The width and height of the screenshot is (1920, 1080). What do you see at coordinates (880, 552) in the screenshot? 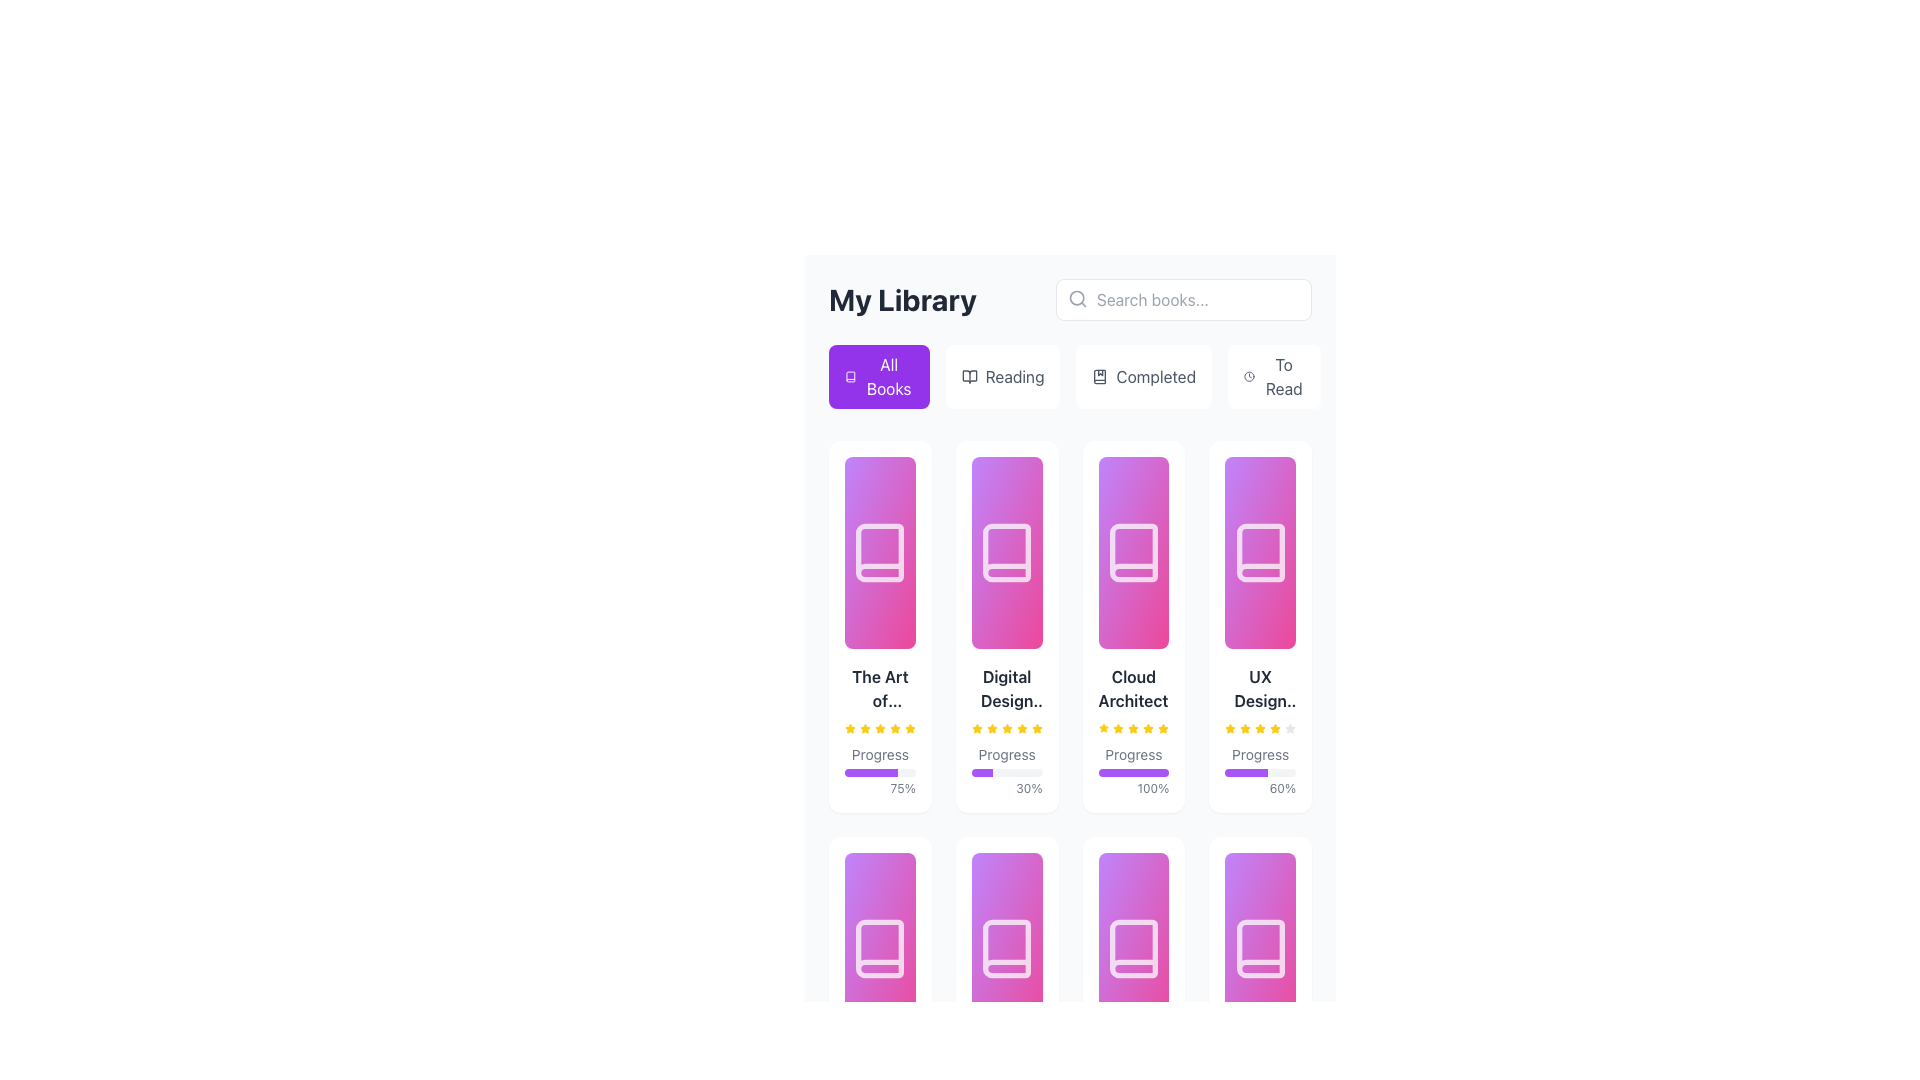
I see `the book-like icon with a distinct outline located in the top row, first column under 'My Library'` at bounding box center [880, 552].